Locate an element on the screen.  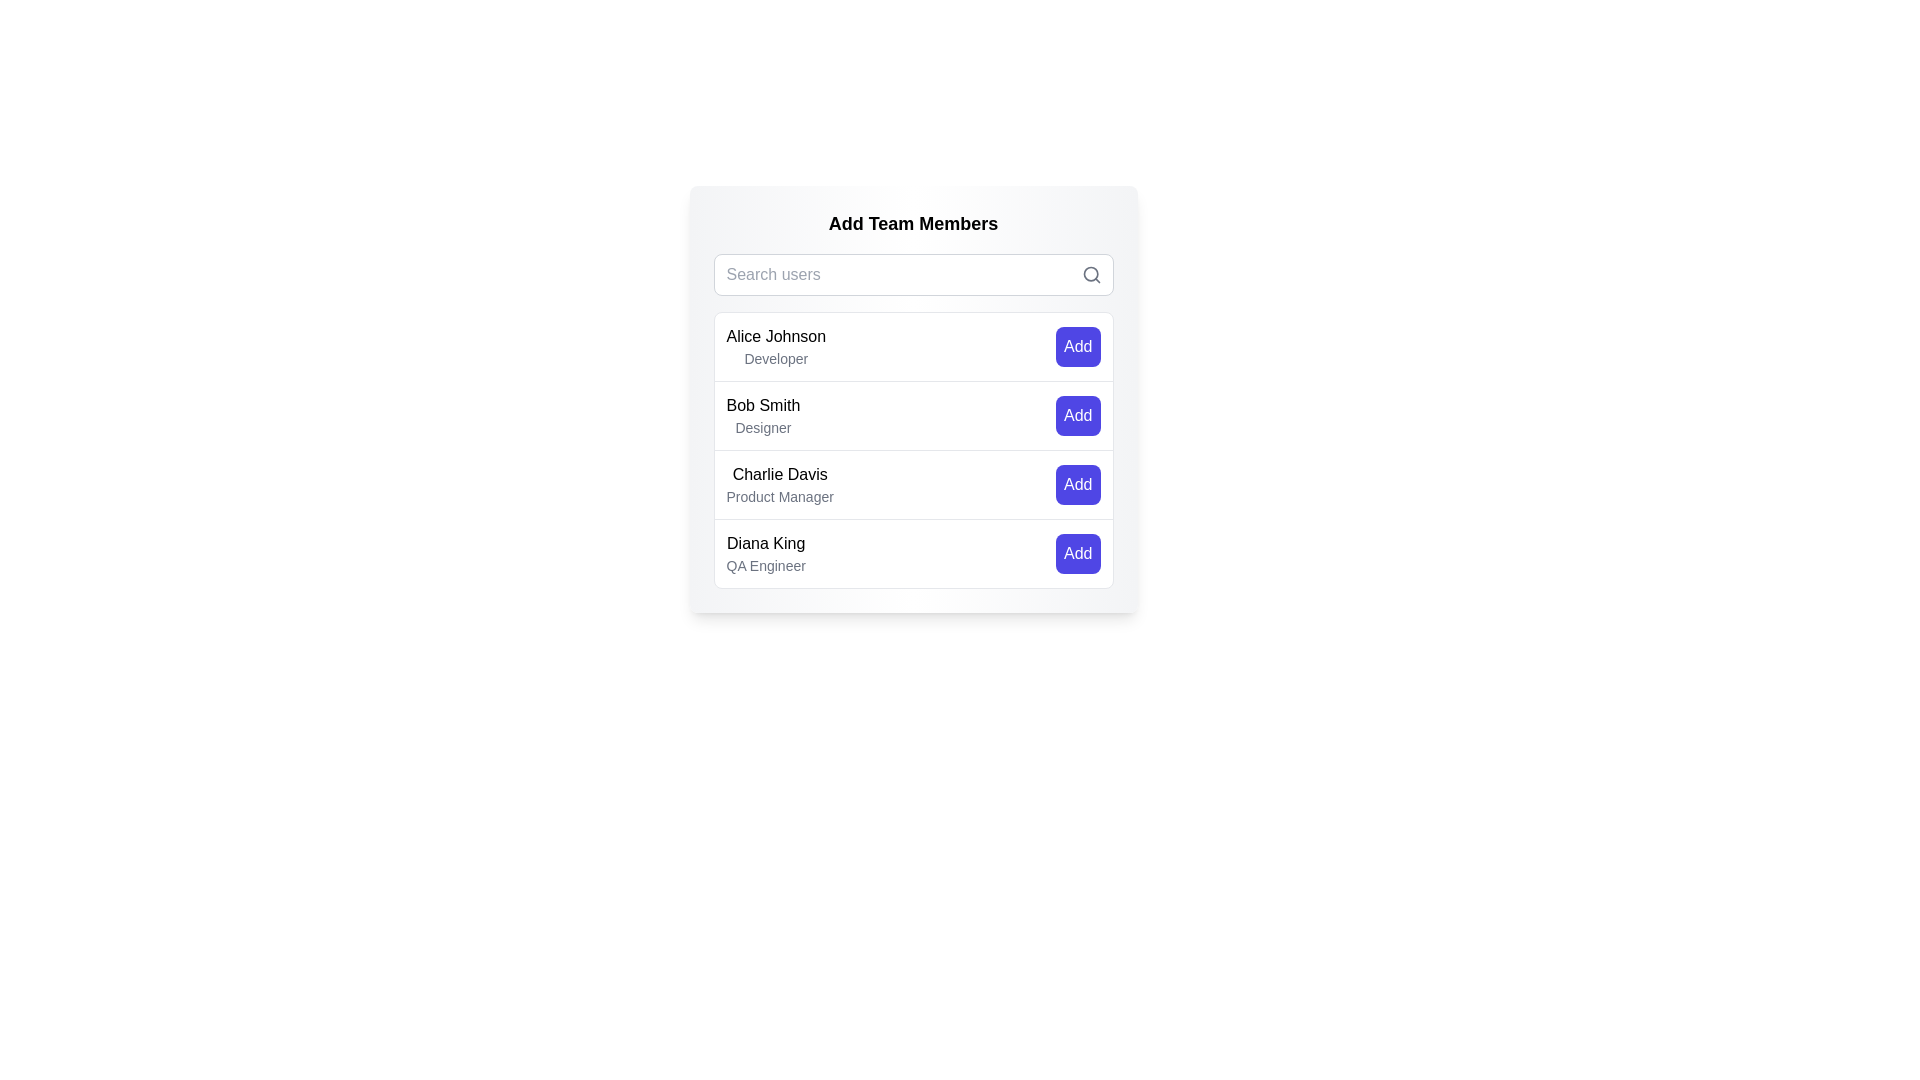
the Text Block displaying 'Alice Johnson' above 'Developer' in the first row of the 'Add Team Members' modal is located at coordinates (775, 346).